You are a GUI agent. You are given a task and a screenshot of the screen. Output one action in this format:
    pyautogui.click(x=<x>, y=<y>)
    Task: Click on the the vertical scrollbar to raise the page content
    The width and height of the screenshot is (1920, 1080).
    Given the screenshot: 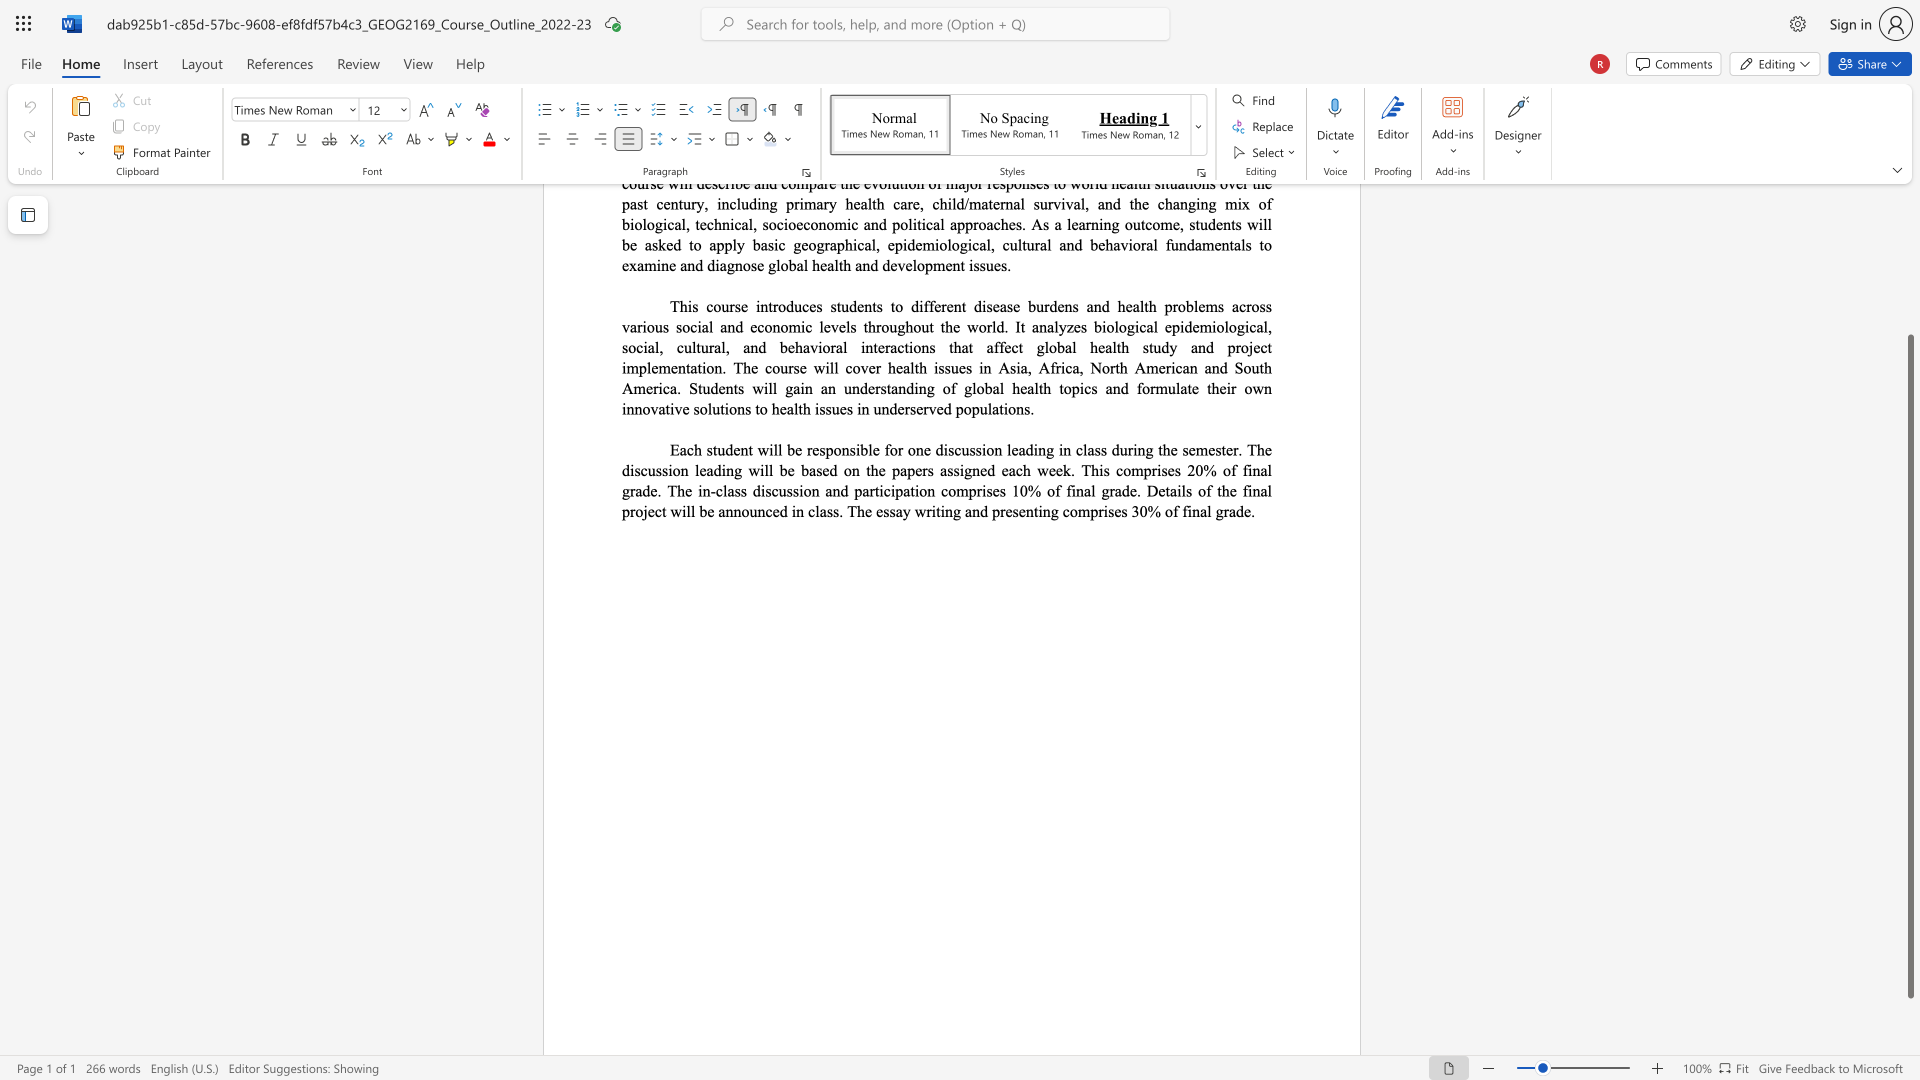 What is the action you would take?
    pyautogui.click(x=1909, y=270)
    